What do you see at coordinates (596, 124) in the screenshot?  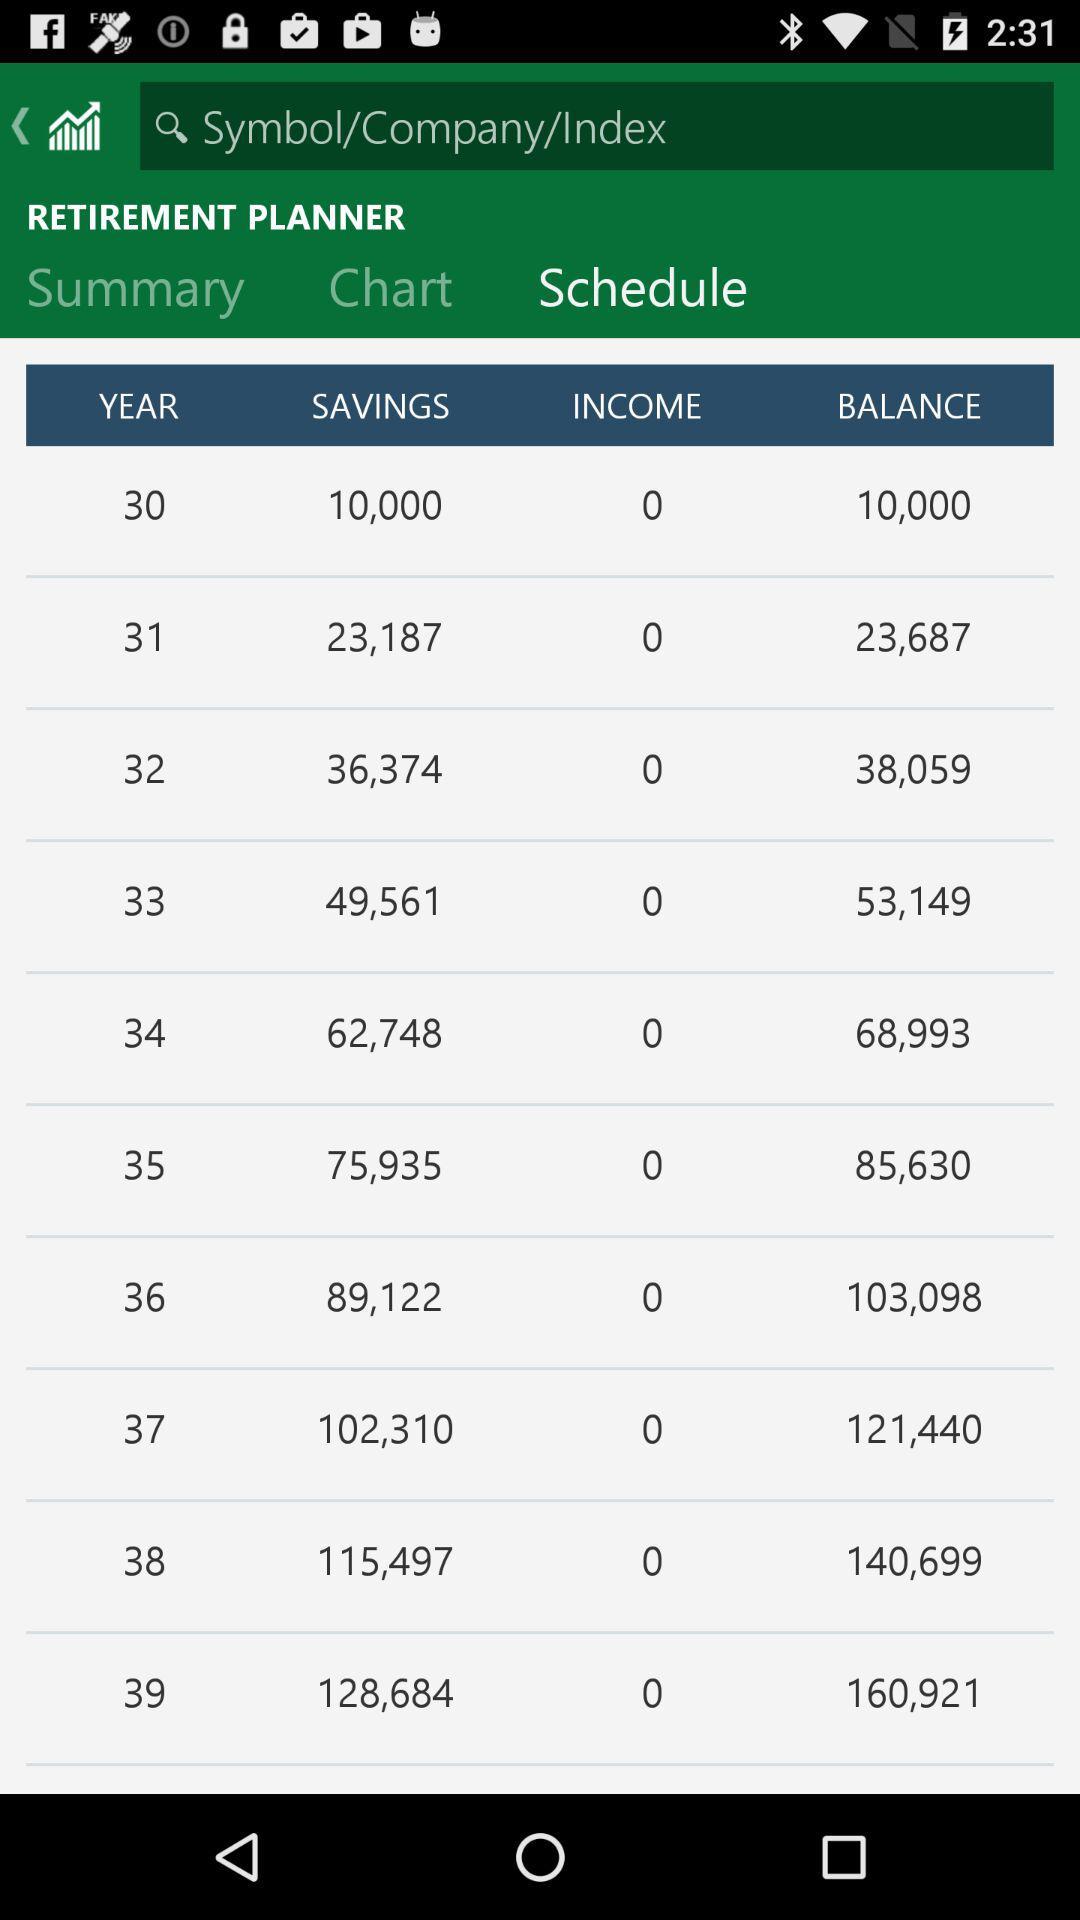 I see `symbol or company` at bounding box center [596, 124].